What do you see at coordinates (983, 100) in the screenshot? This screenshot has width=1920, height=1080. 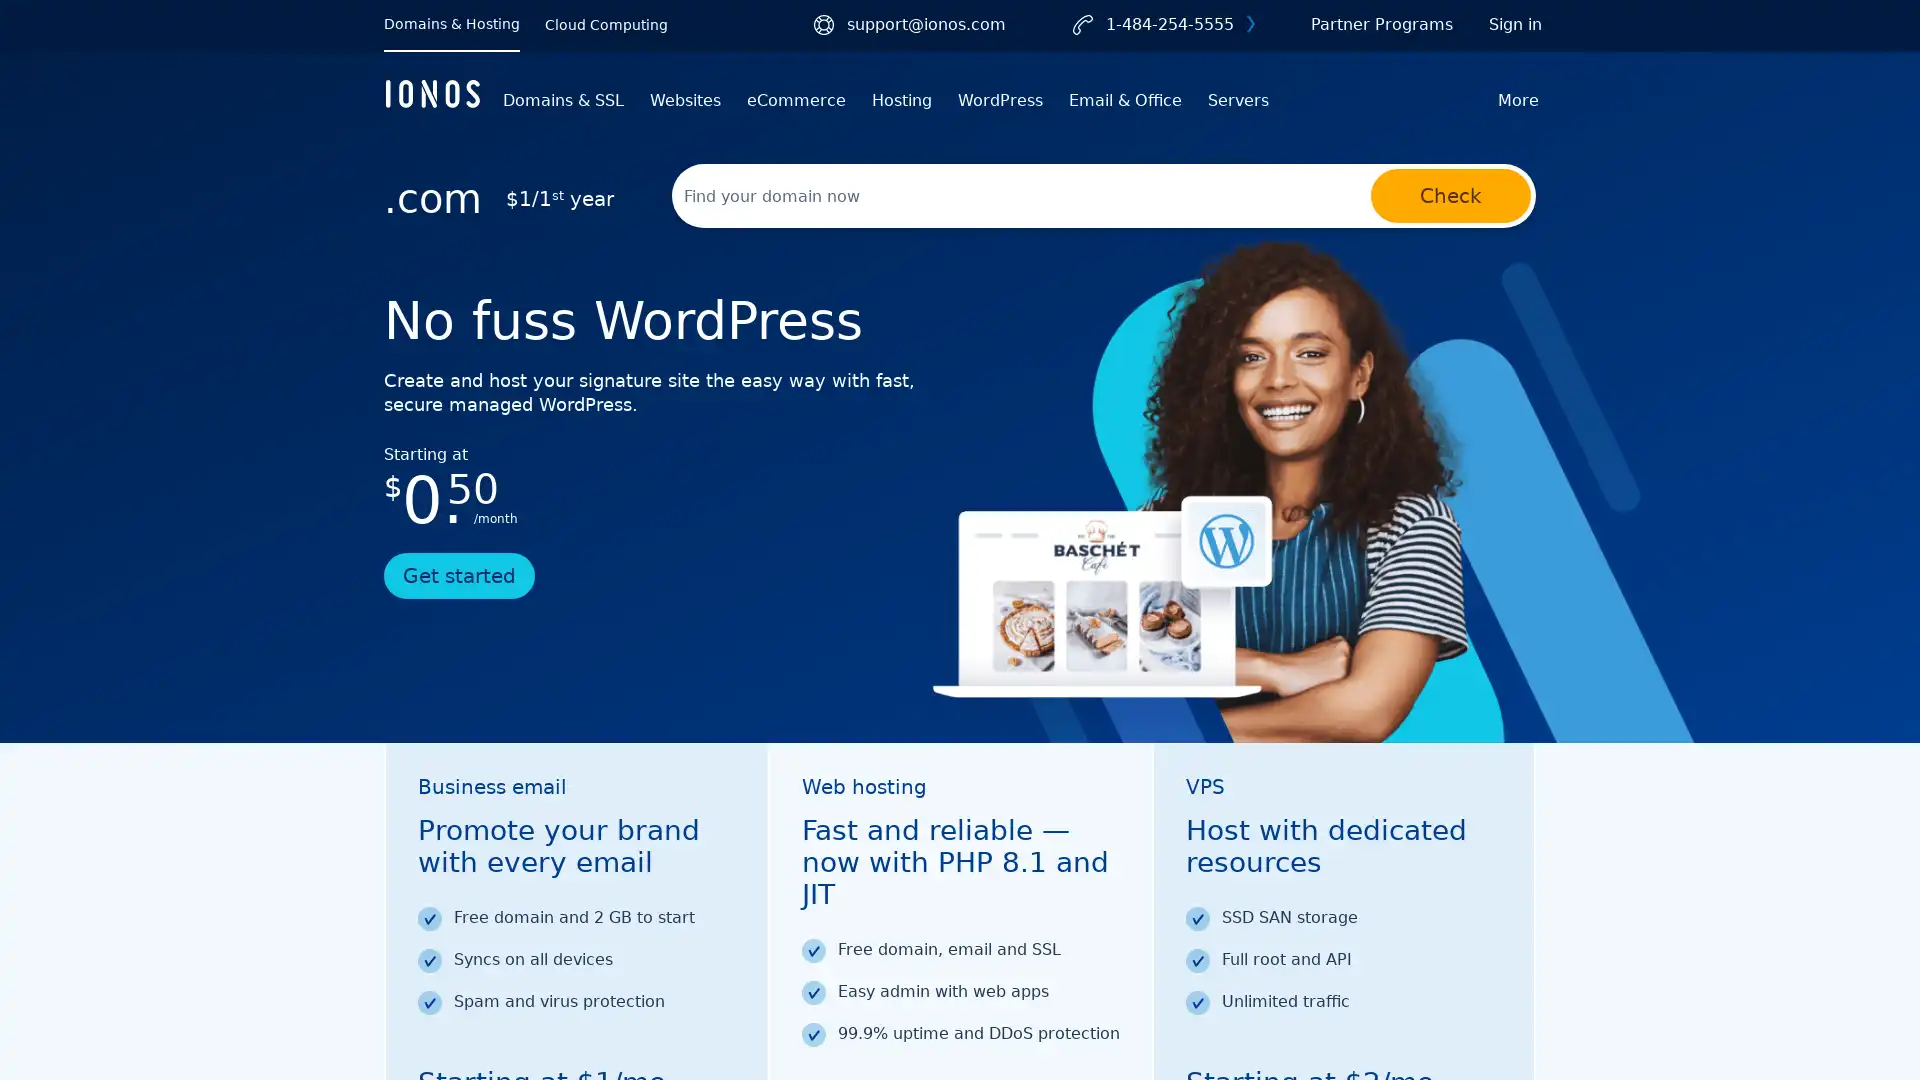 I see `WordPress` at bounding box center [983, 100].